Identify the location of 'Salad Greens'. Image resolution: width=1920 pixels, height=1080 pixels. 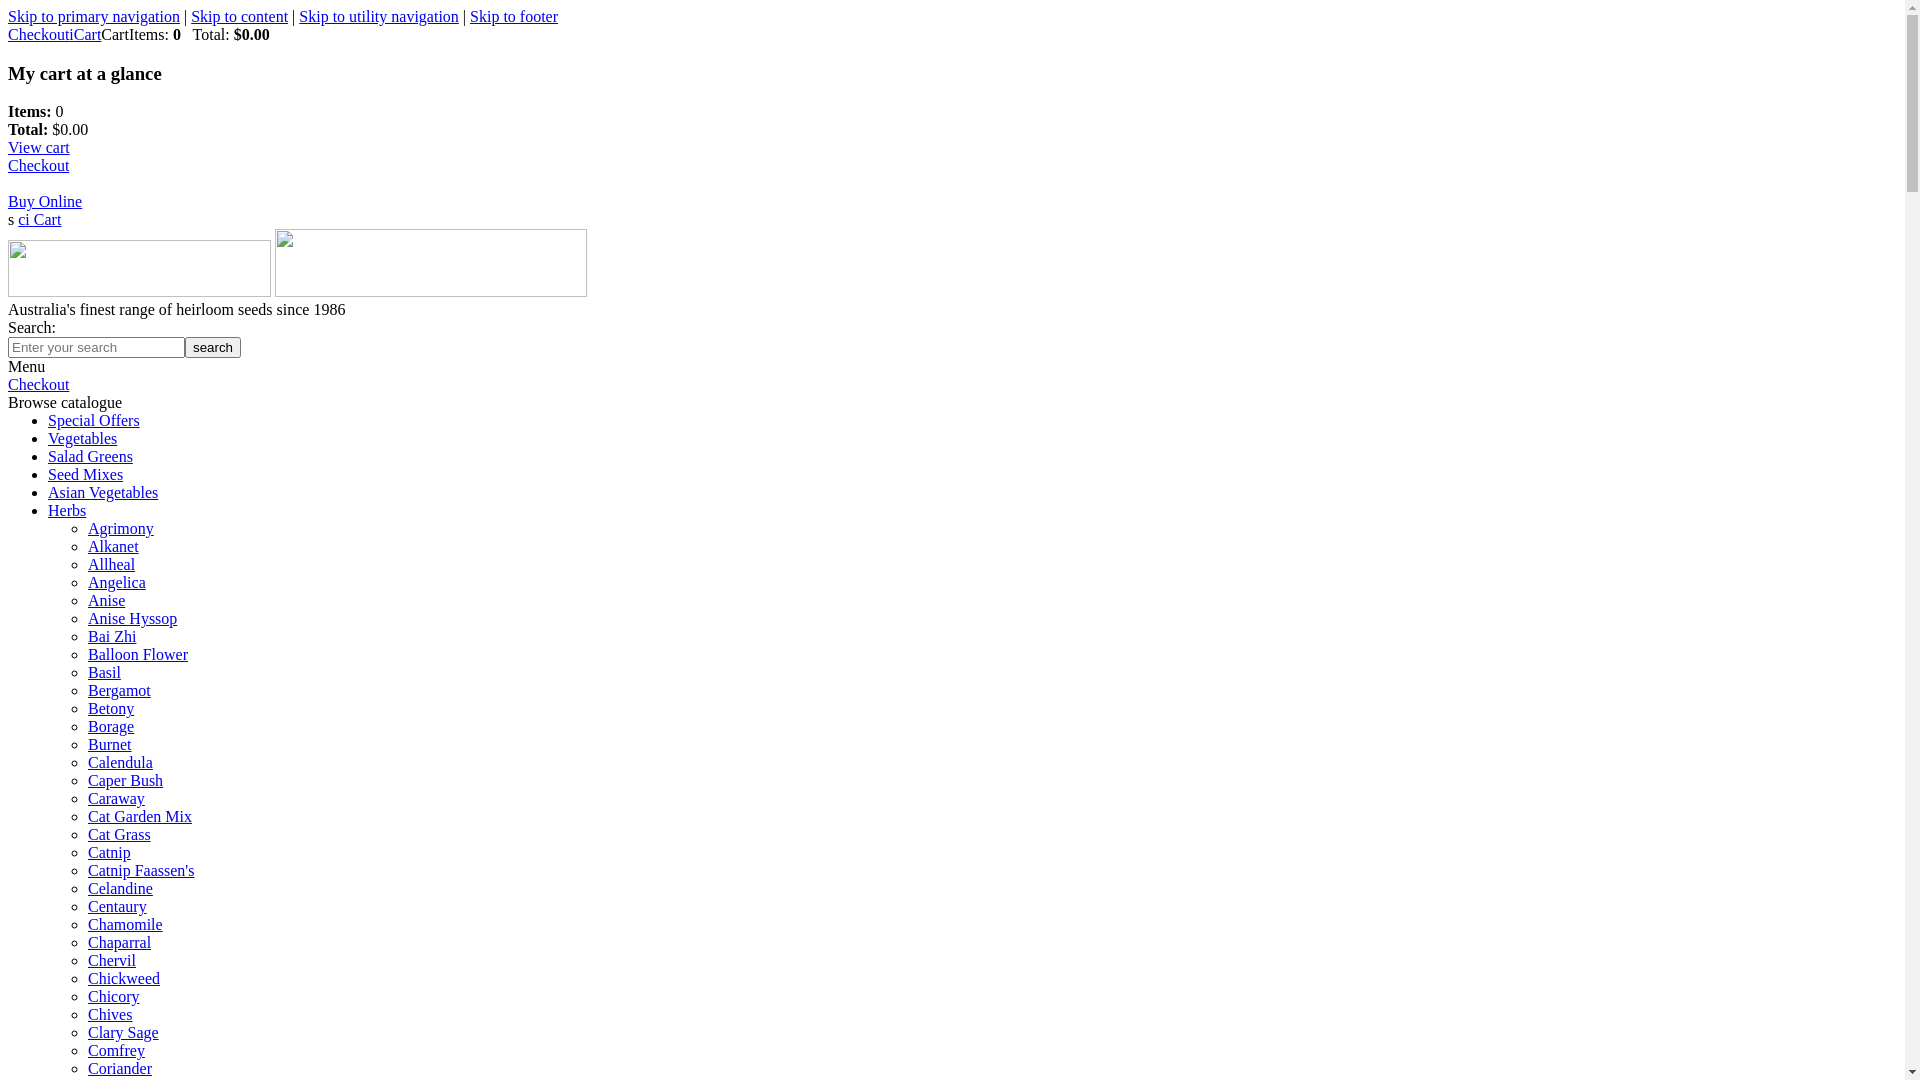
(48, 456).